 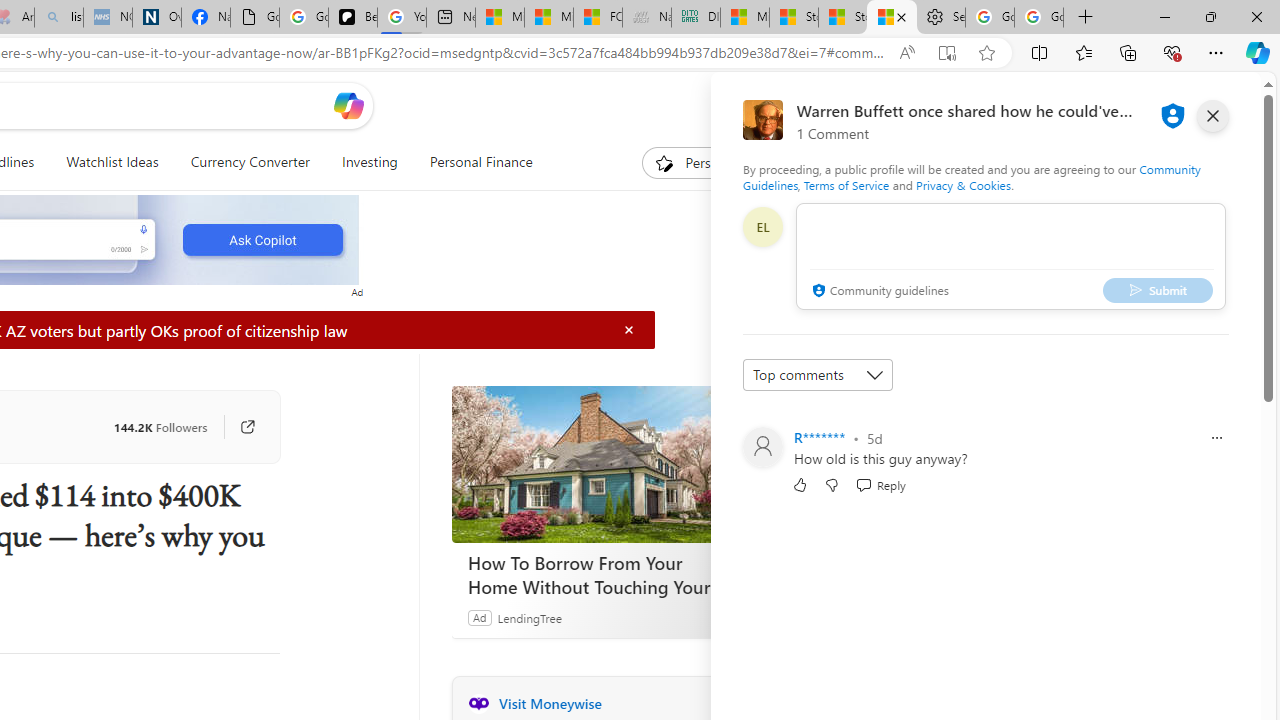 What do you see at coordinates (1211, 115) in the screenshot?
I see `'close'` at bounding box center [1211, 115].